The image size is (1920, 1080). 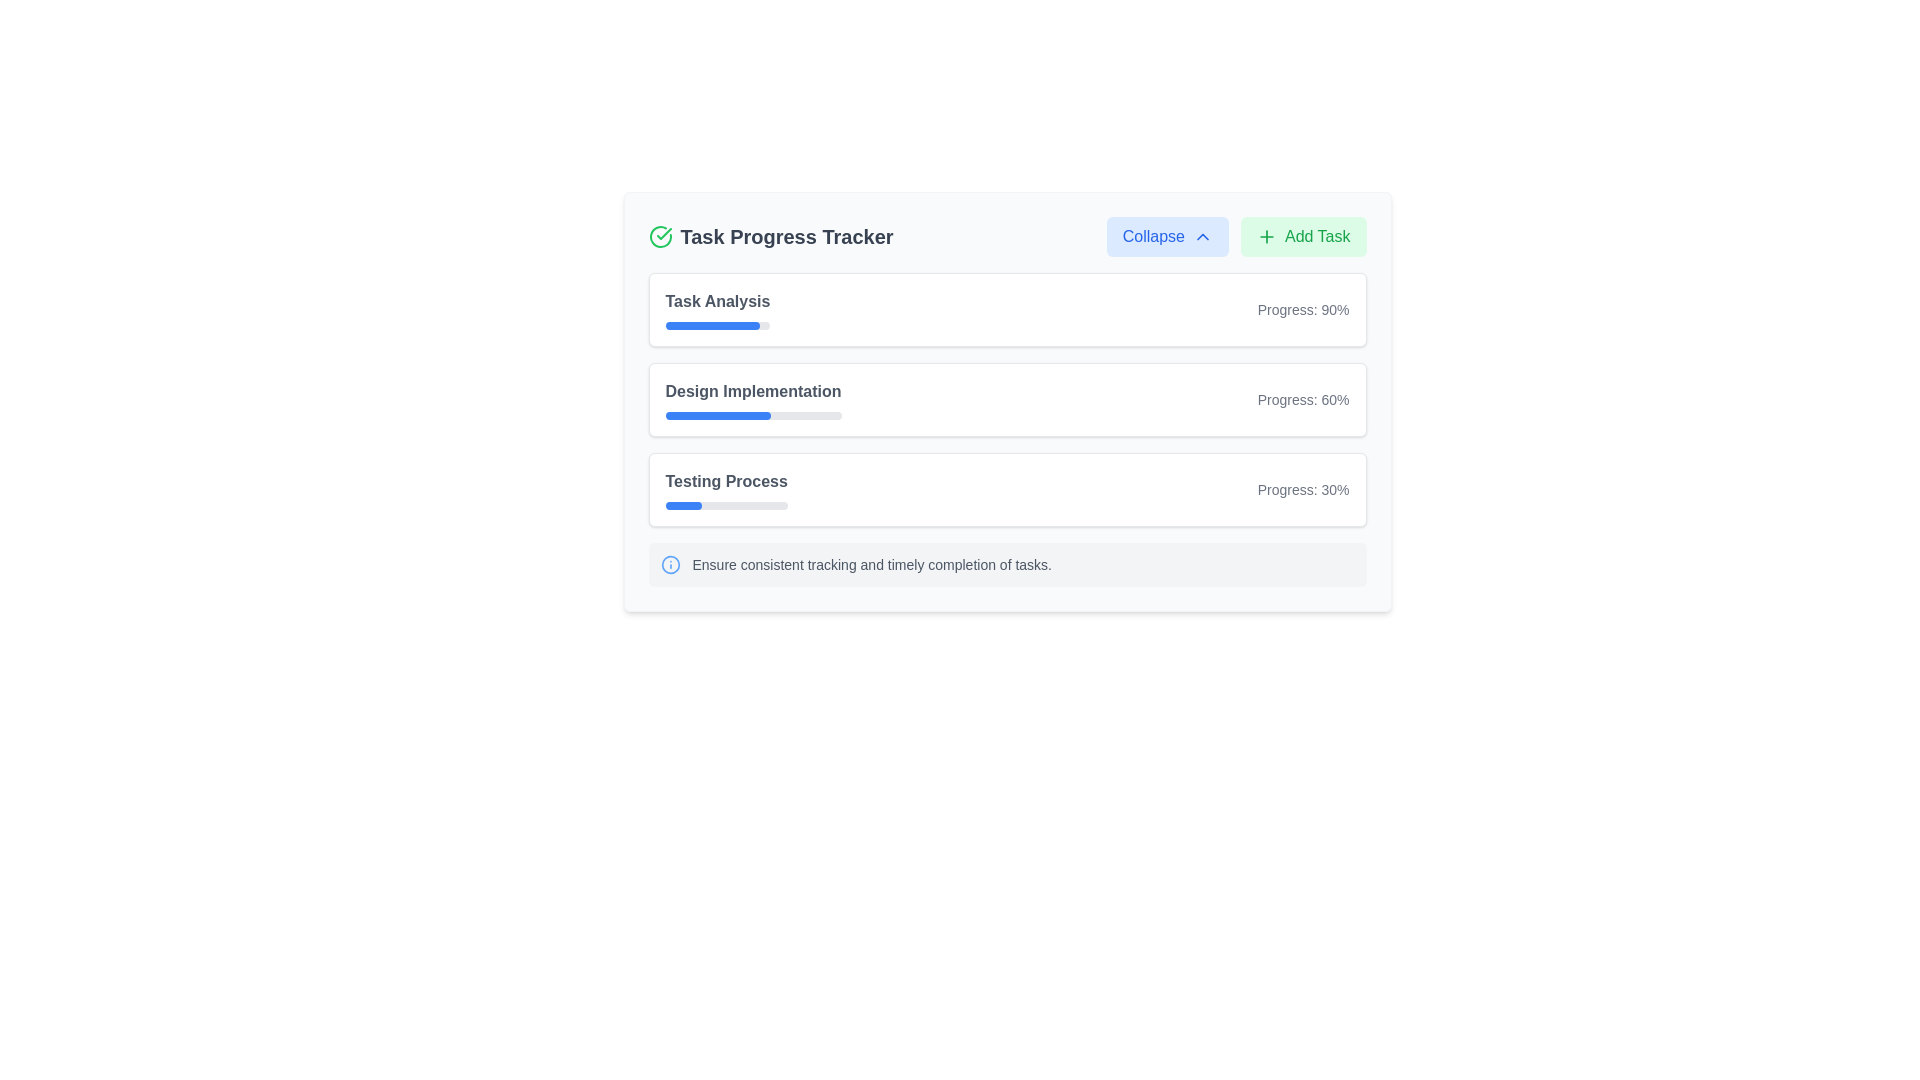 I want to click on the graphical circle component with a blue outline that is part of an information symbol in the bottom part of the interface, so click(x=670, y=564).